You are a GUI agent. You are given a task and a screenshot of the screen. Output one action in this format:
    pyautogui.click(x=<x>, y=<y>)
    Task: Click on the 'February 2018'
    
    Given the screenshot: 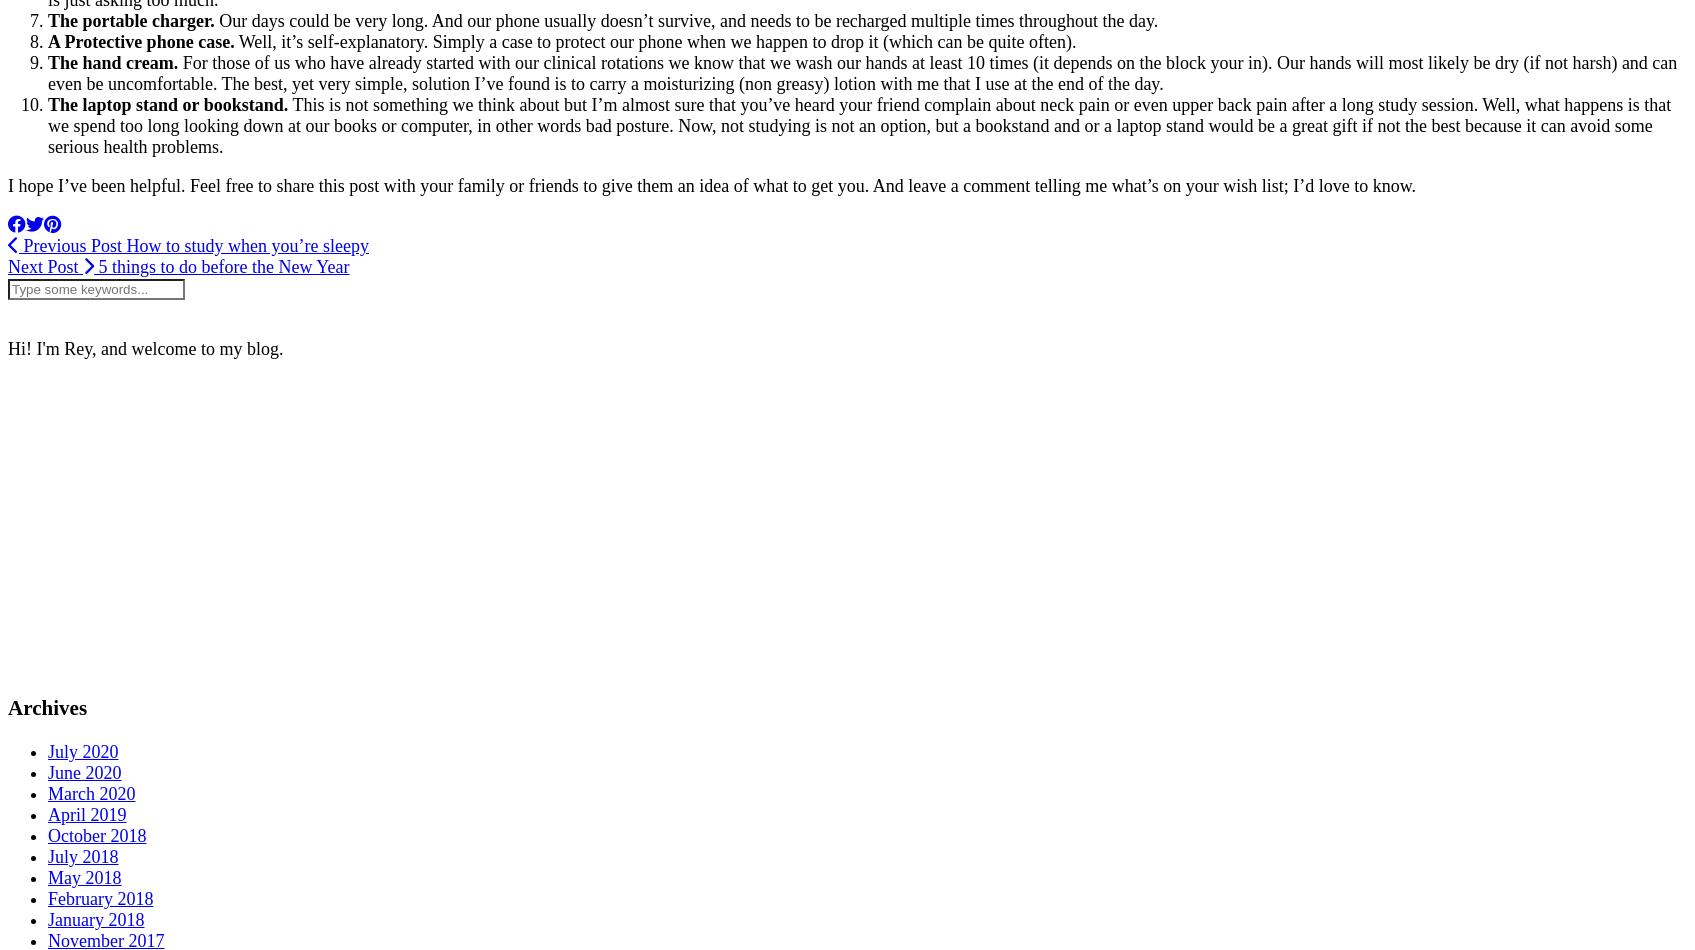 What is the action you would take?
    pyautogui.click(x=99, y=897)
    